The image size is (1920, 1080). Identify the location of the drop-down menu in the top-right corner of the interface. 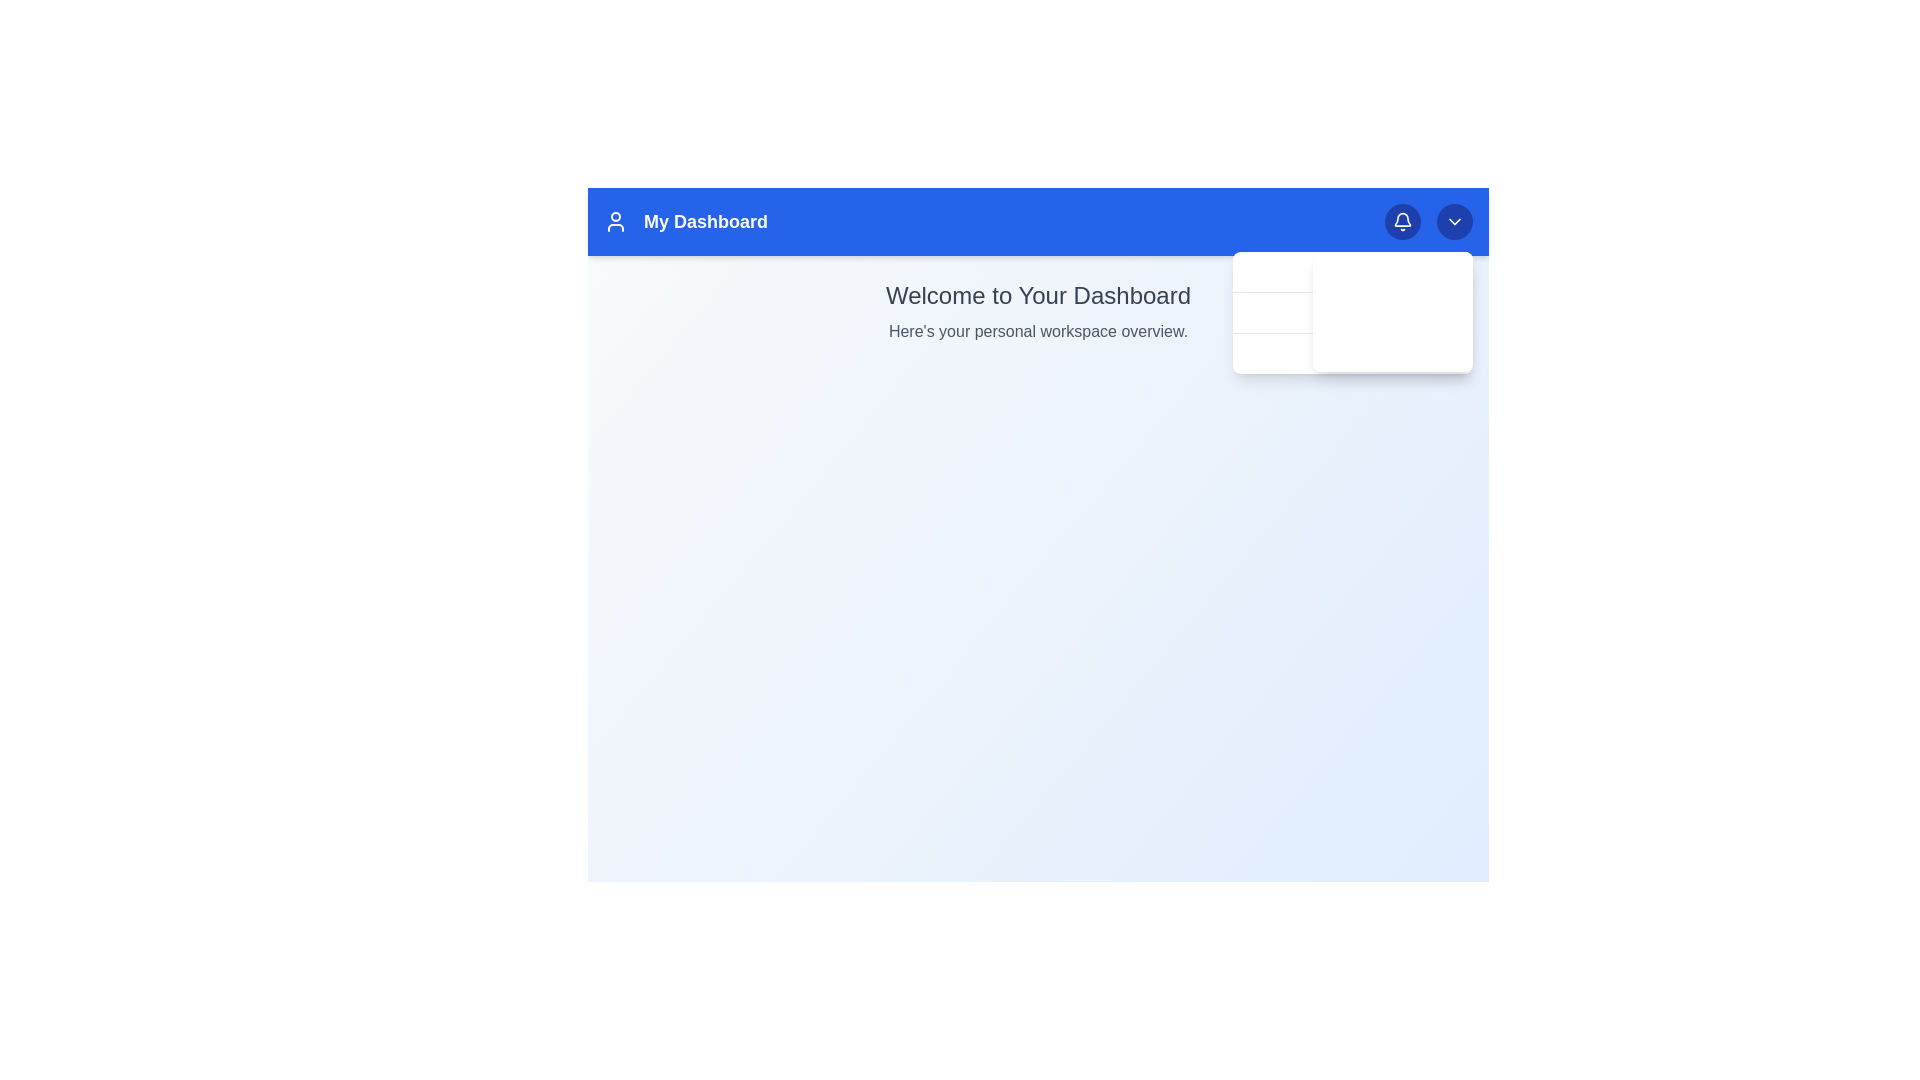
(1391, 312).